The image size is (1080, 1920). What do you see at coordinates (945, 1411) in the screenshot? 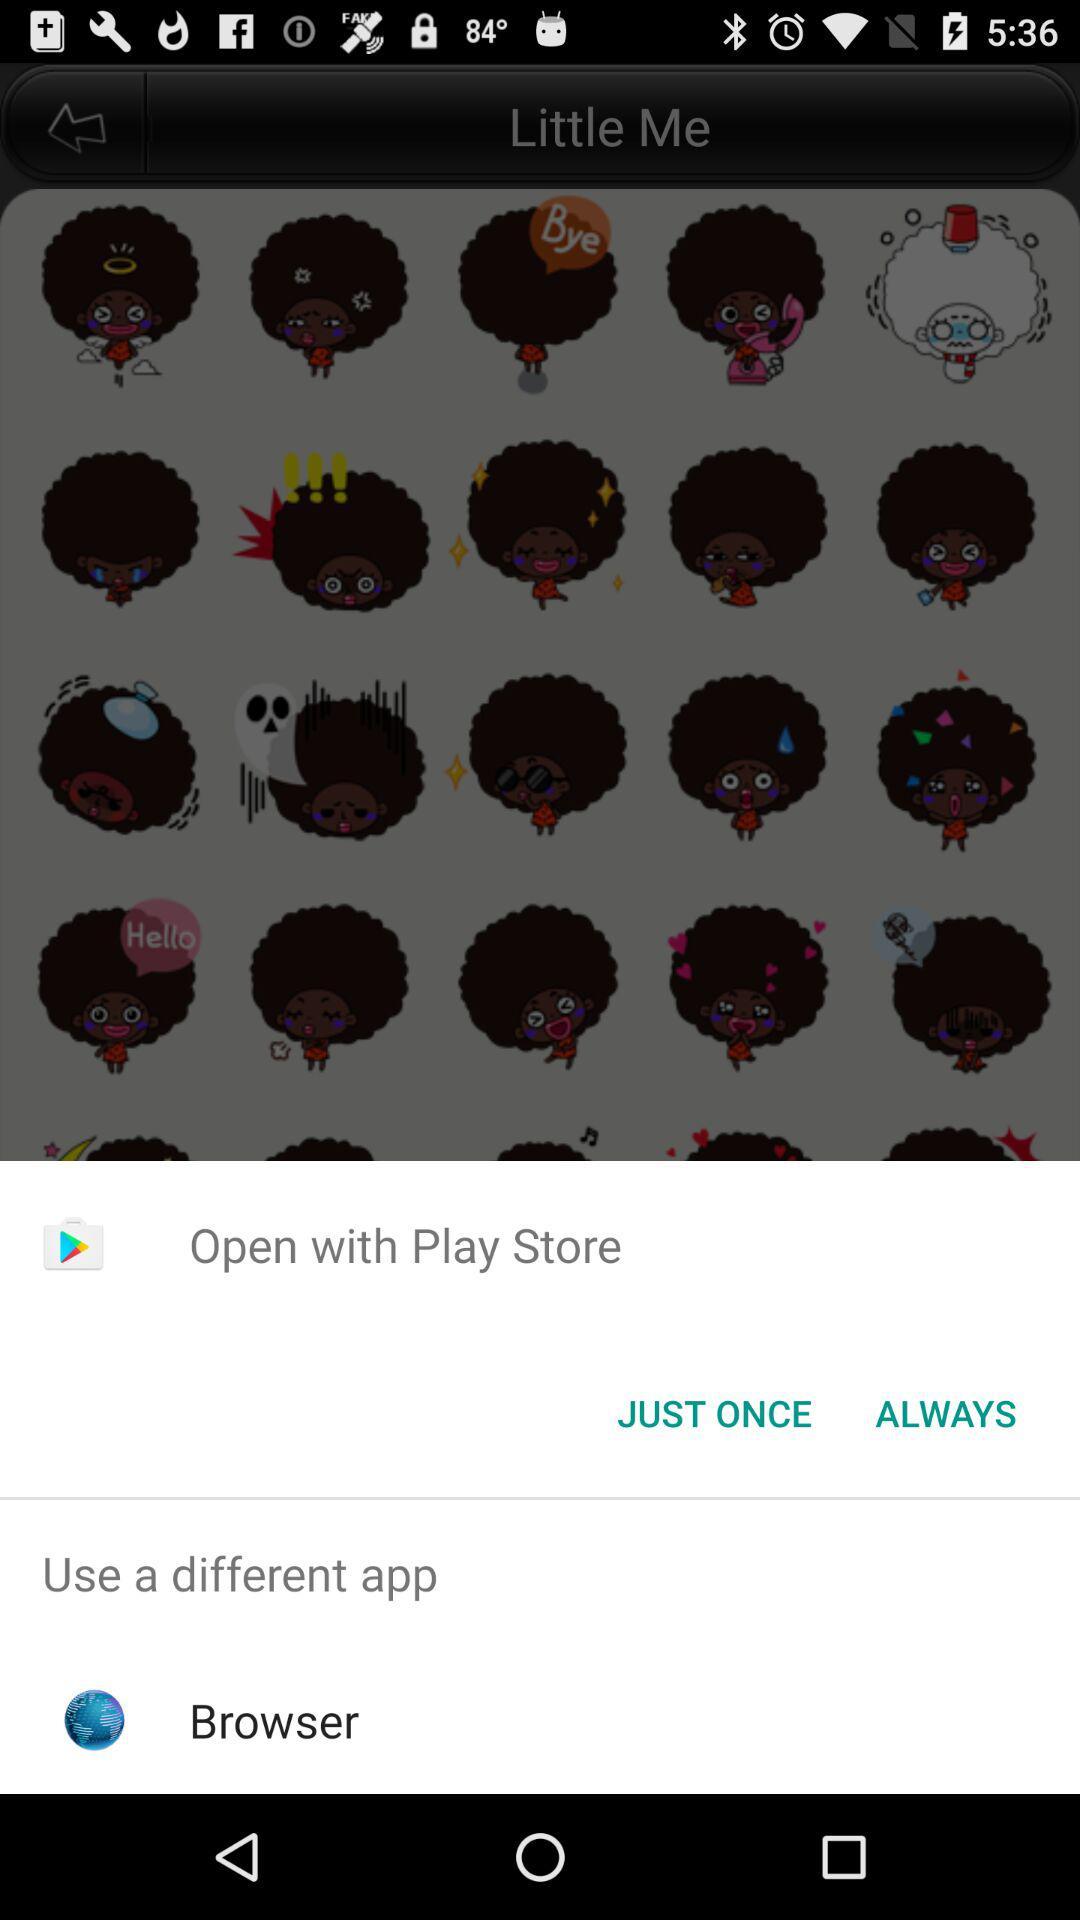
I see `icon below open with play item` at bounding box center [945, 1411].